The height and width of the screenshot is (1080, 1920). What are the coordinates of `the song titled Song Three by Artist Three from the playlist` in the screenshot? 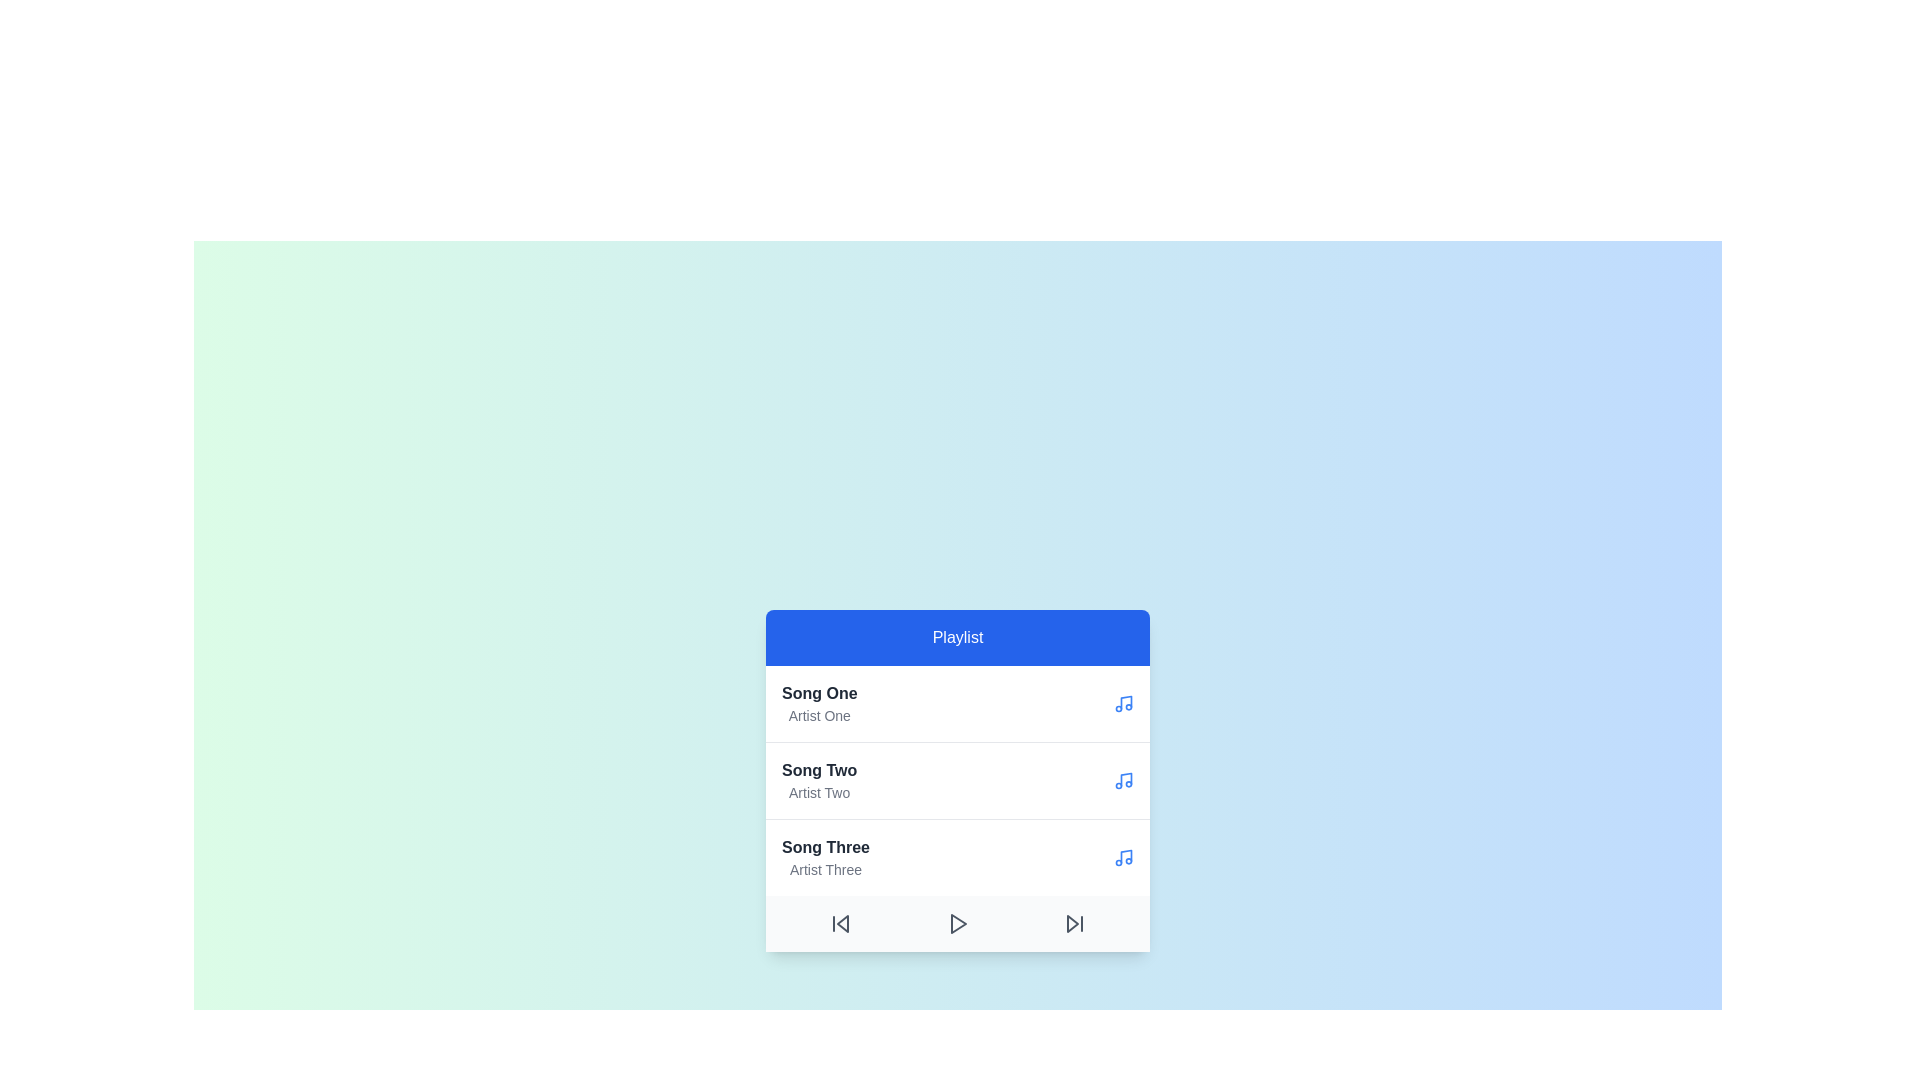 It's located at (825, 856).